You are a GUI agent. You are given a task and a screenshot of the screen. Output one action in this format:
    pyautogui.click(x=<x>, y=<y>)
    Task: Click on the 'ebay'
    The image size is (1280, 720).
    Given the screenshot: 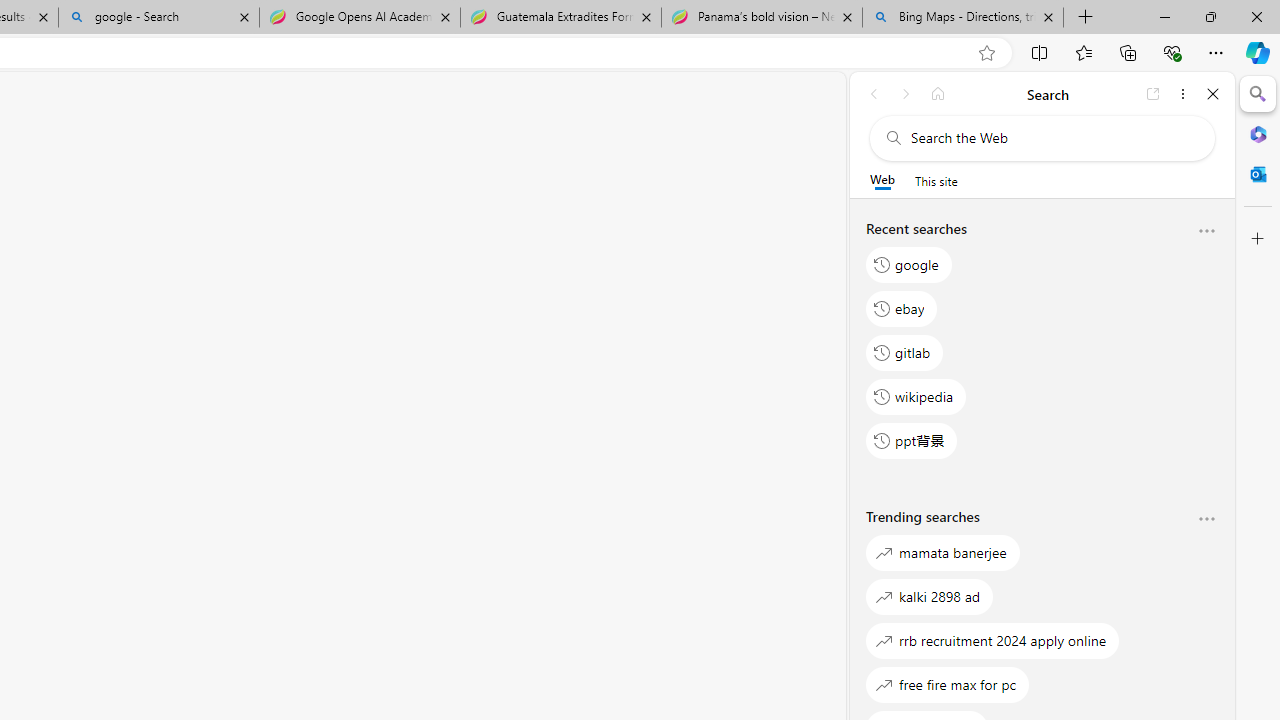 What is the action you would take?
    pyautogui.click(x=901, y=308)
    